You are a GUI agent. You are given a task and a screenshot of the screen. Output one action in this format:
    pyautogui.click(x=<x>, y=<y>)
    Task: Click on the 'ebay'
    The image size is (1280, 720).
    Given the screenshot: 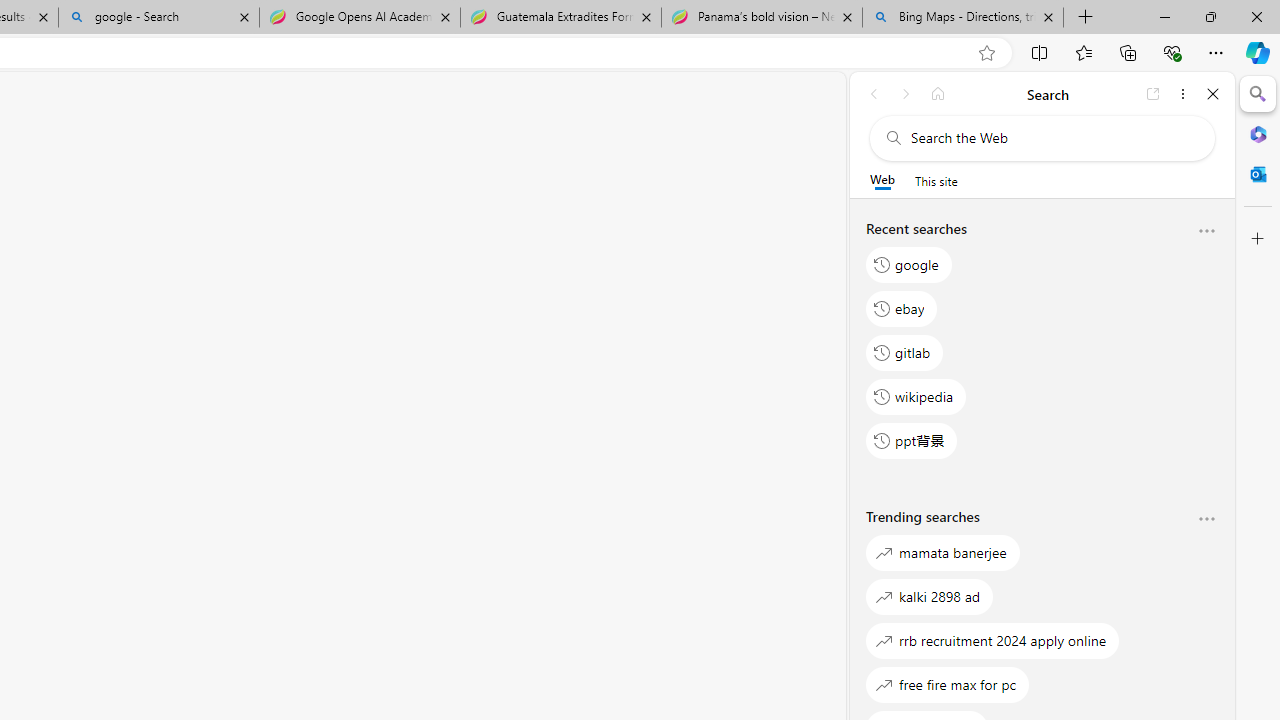 What is the action you would take?
    pyautogui.click(x=901, y=308)
    